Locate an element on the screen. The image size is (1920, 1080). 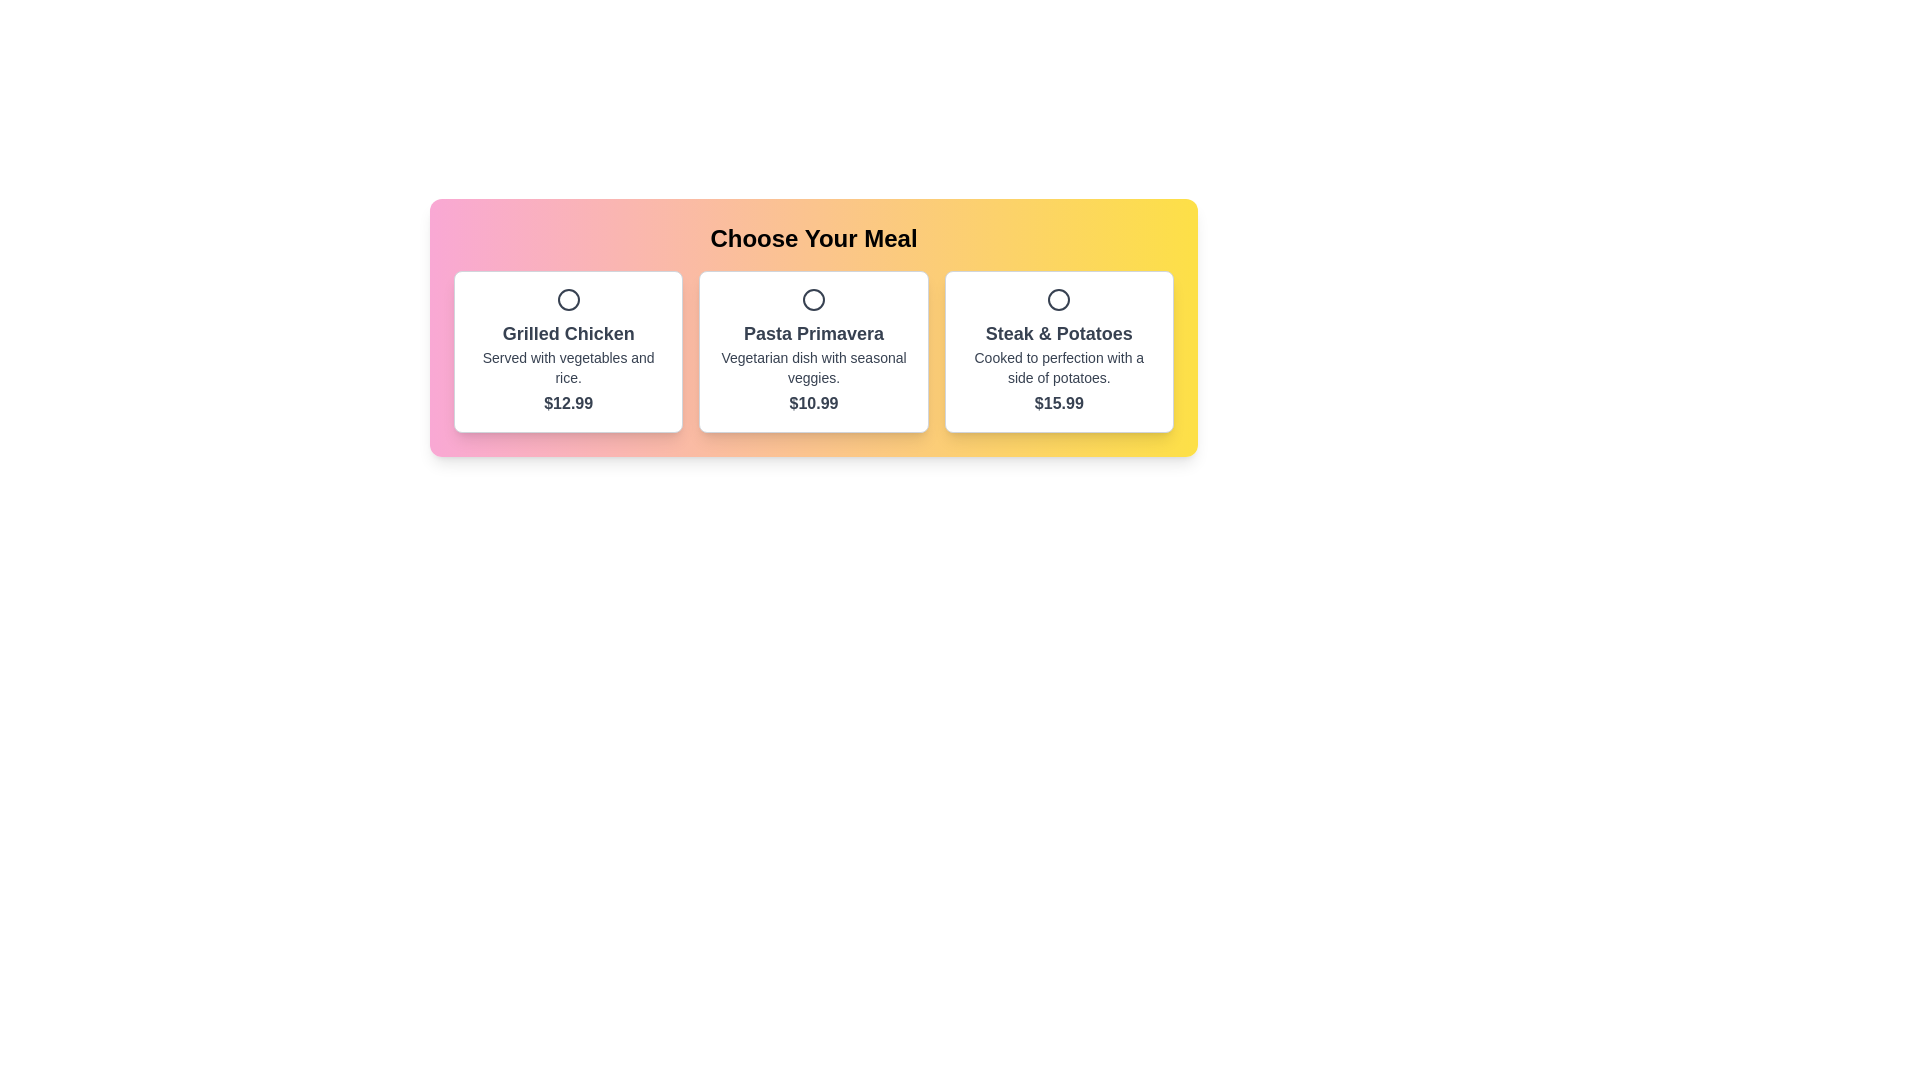
the Static Text that serves as the title of the first meal option in the horizontal list, positioned at the top of its card is located at coordinates (567, 333).